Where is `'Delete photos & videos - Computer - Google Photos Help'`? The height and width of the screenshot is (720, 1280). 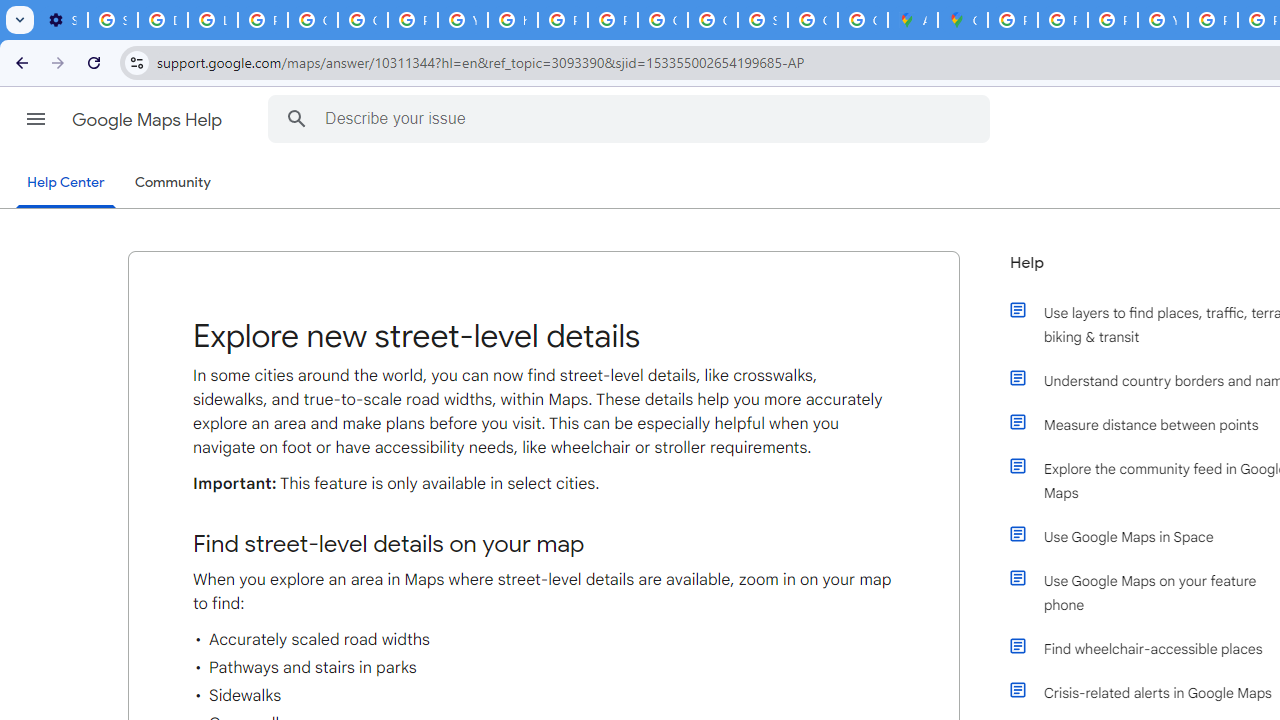 'Delete photos & videos - Computer - Google Photos Help' is located at coordinates (163, 20).